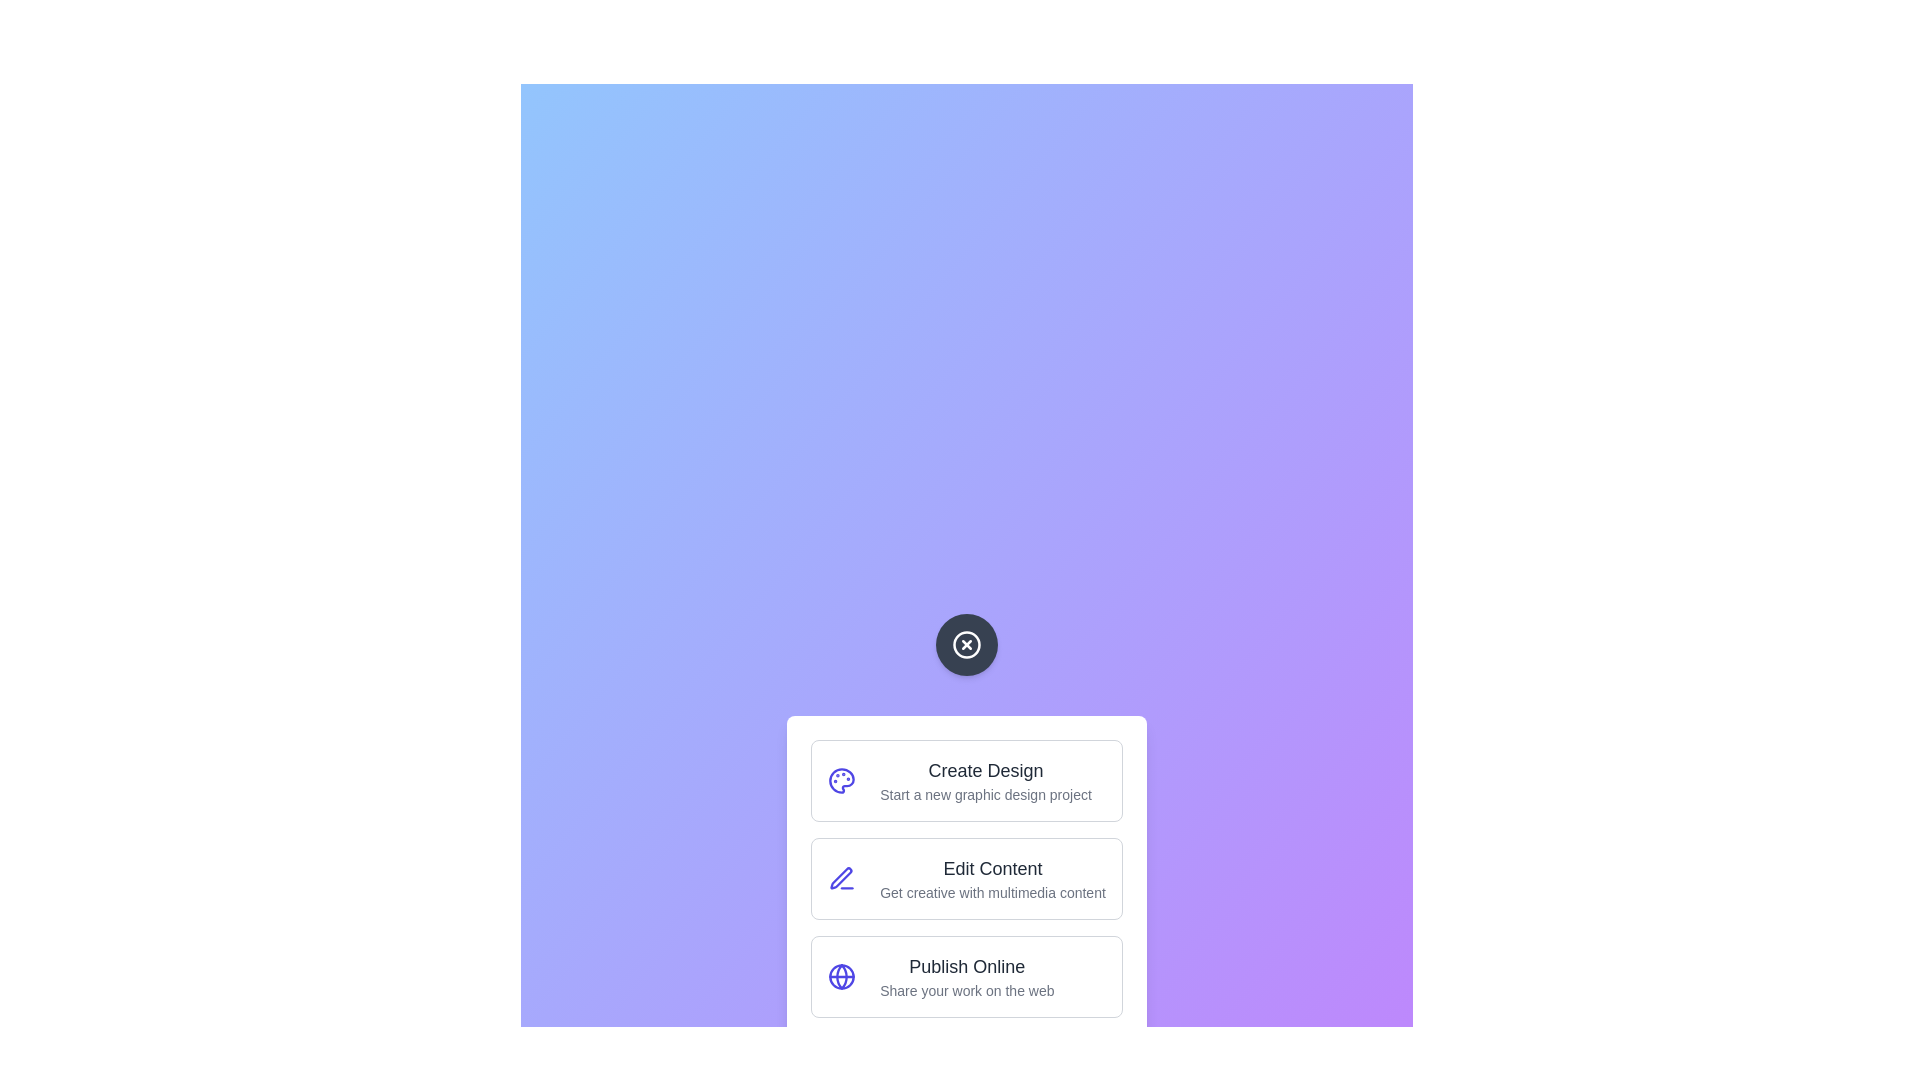 The image size is (1920, 1080). What do you see at coordinates (966, 1074) in the screenshot?
I see `the action item Project Archive` at bounding box center [966, 1074].